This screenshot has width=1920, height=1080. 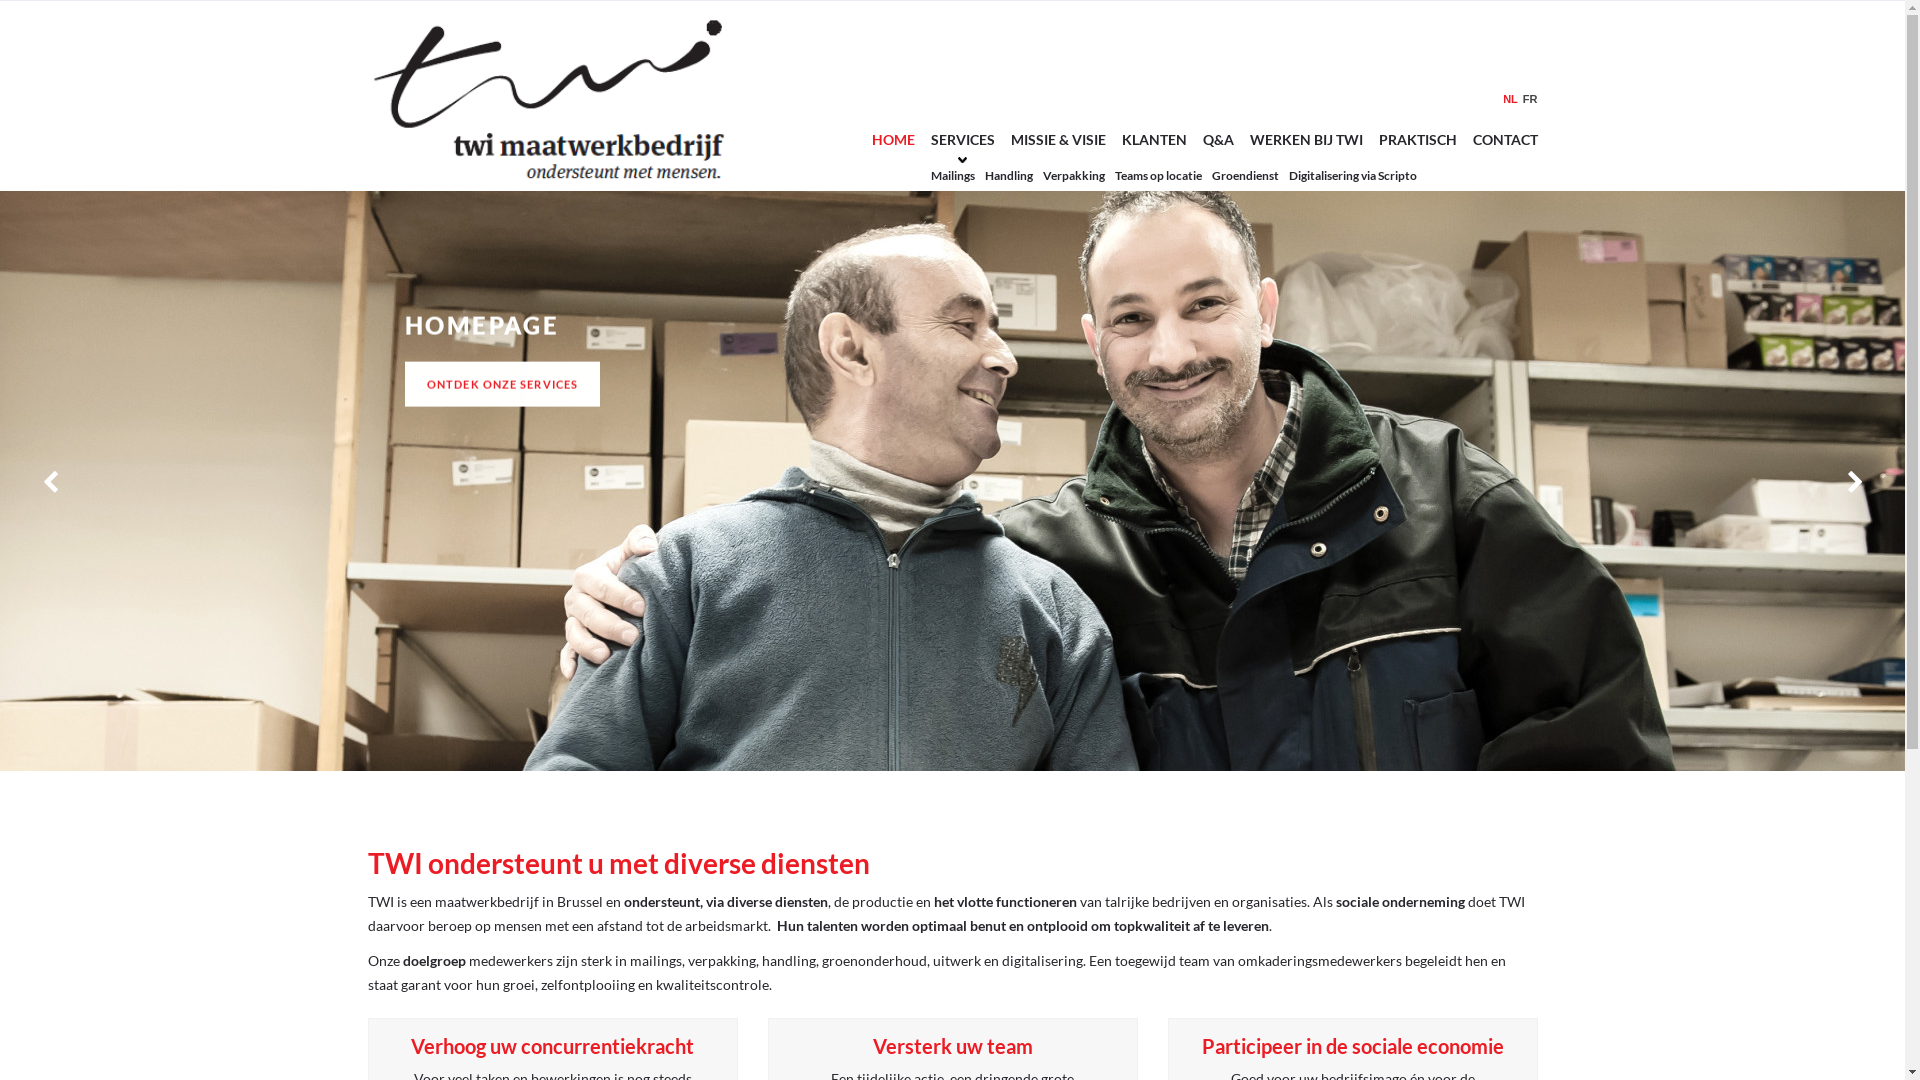 What do you see at coordinates (1507, 99) in the screenshot?
I see `'NL'` at bounding box center [1507, 99].